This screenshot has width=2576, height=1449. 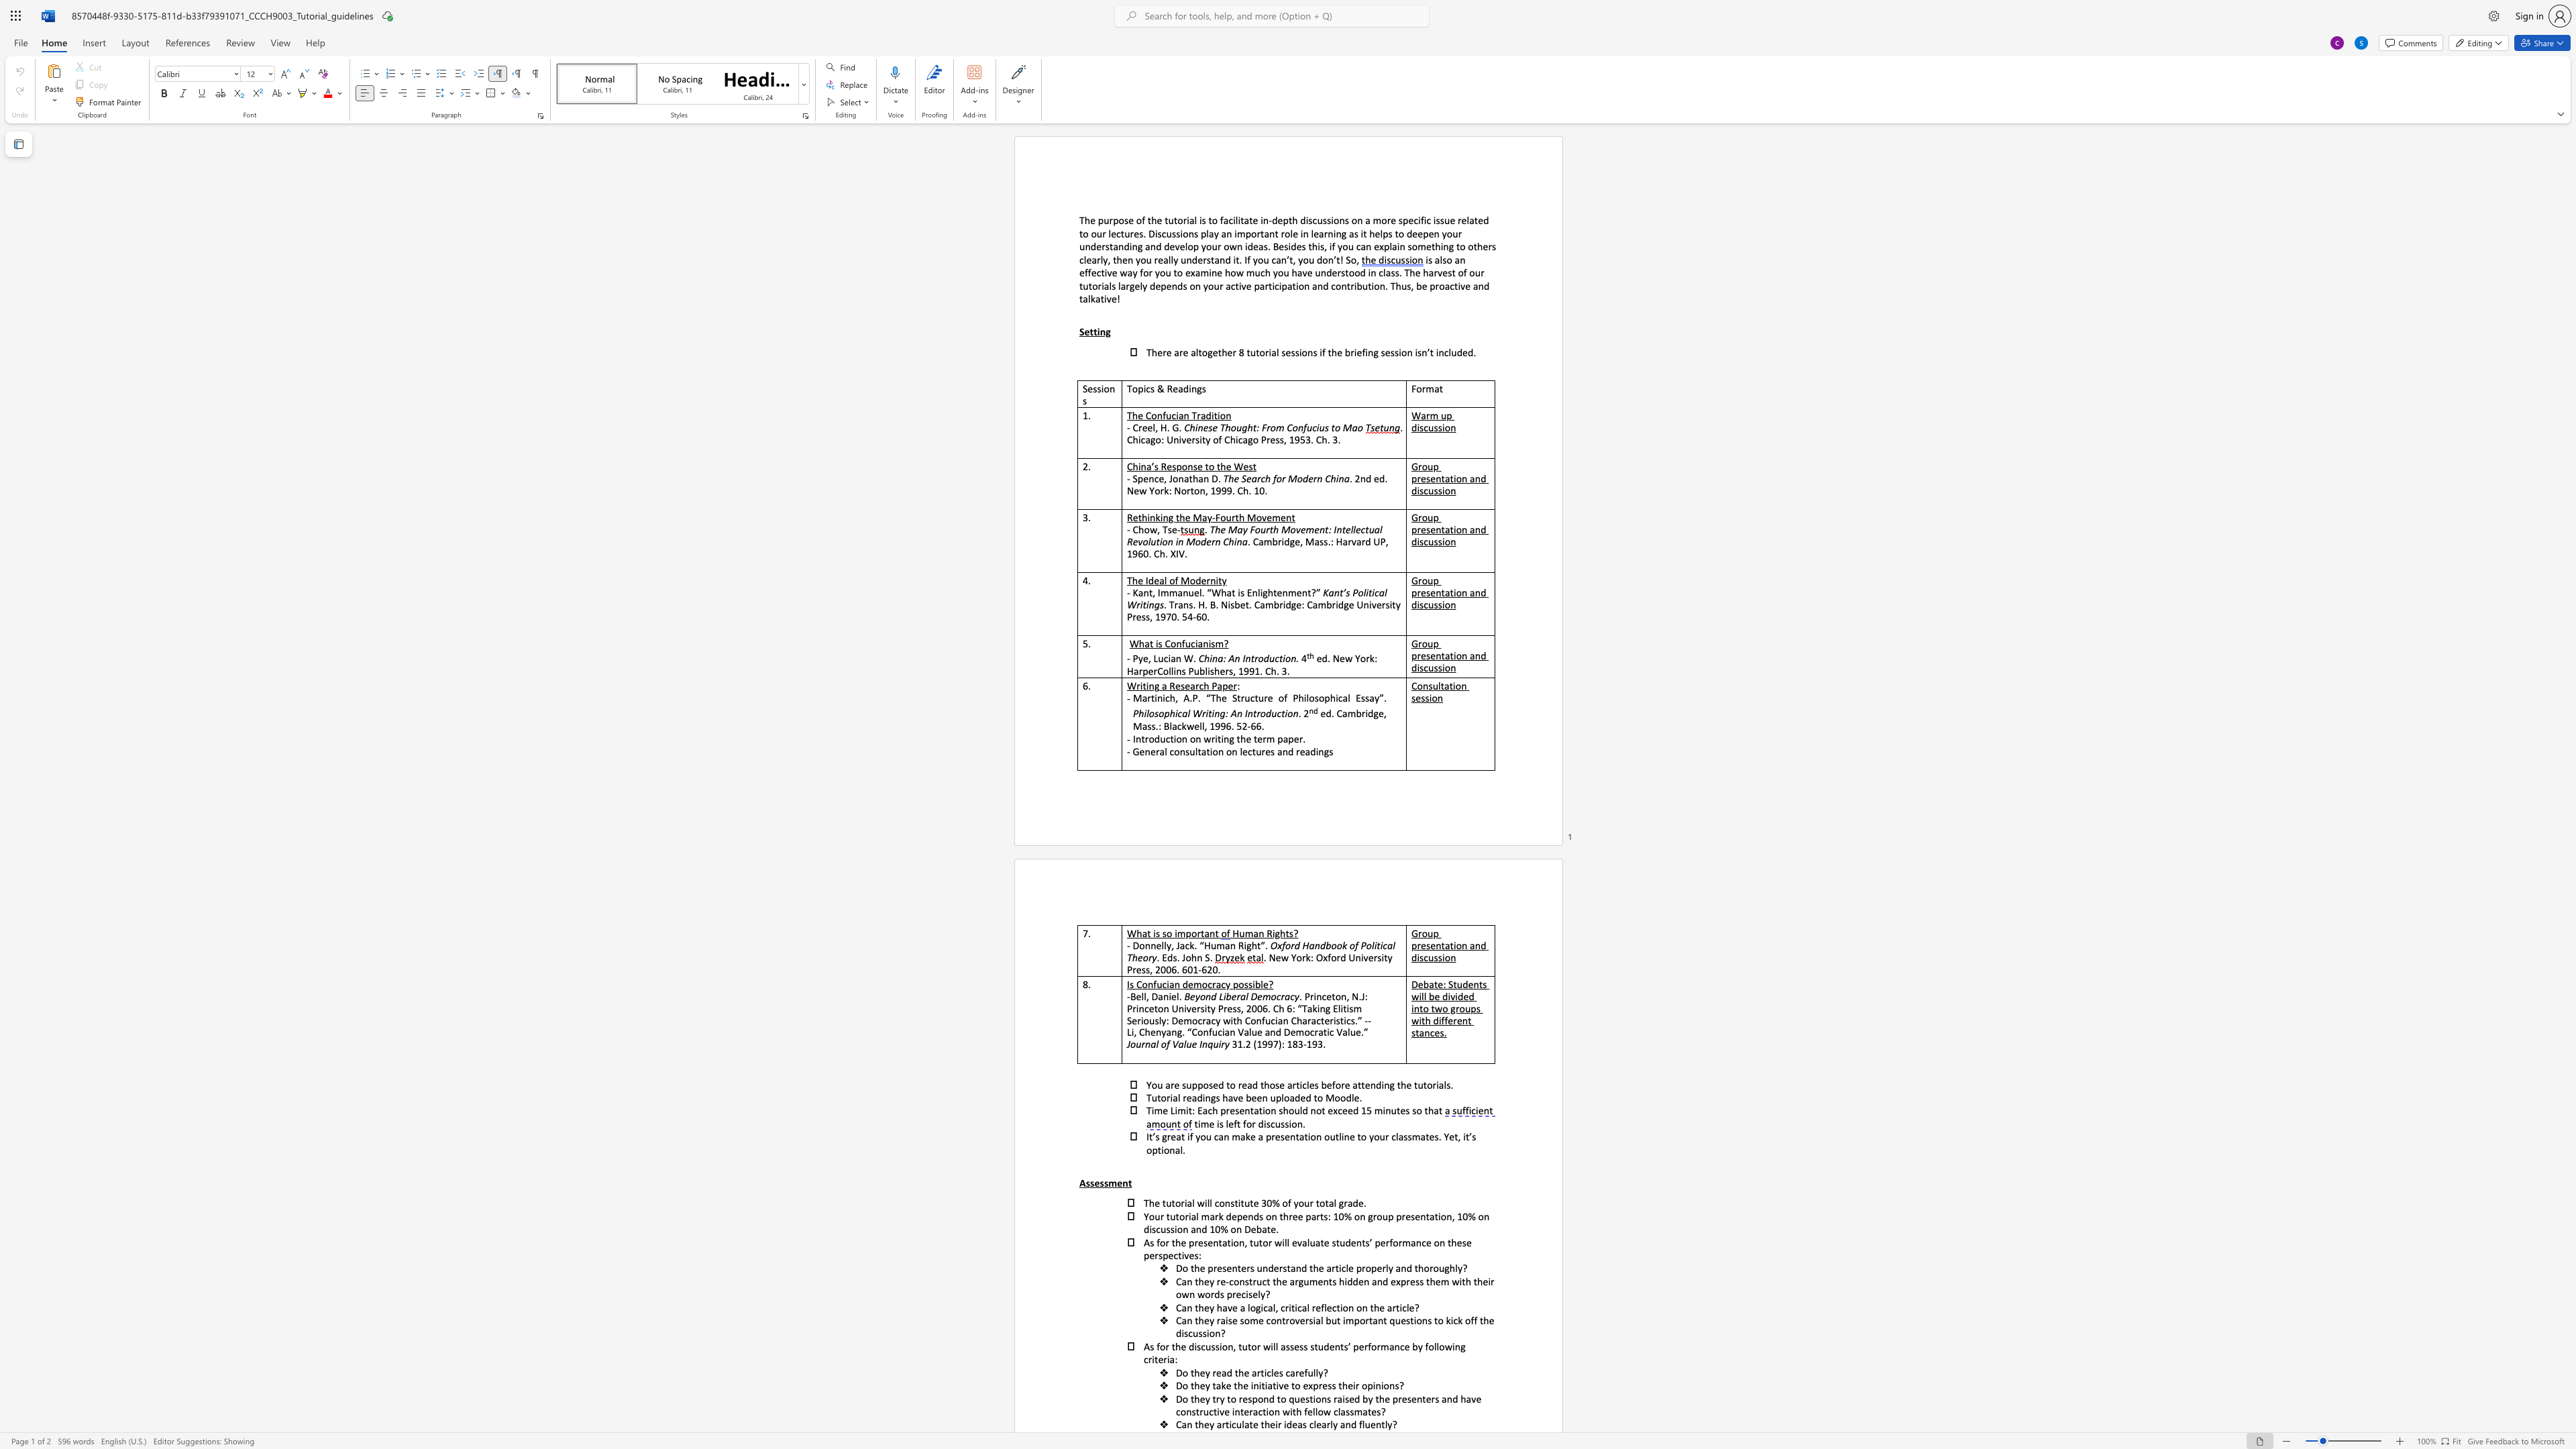 I want to click on the subset text "ing" within the text "Rethinking the May-Fourth Movement", so click(x=1159, y=516).